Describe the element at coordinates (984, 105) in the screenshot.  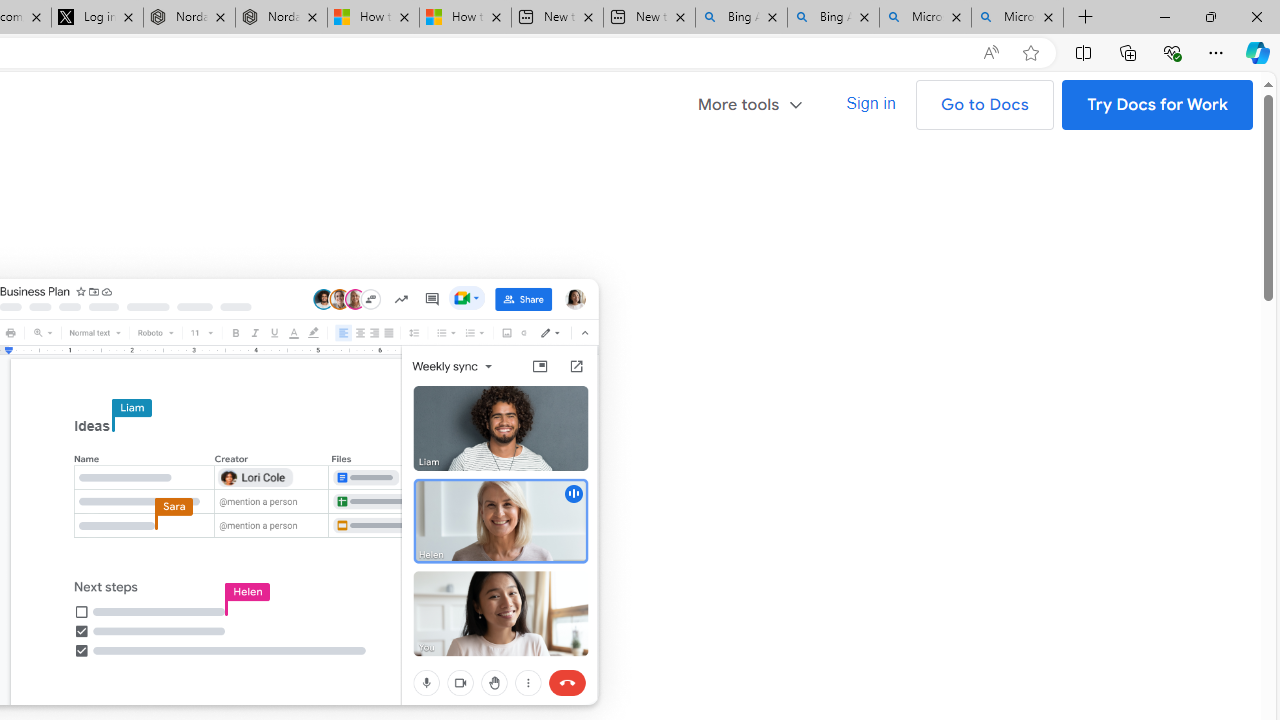
I see `'Go to Docs'` at that location.